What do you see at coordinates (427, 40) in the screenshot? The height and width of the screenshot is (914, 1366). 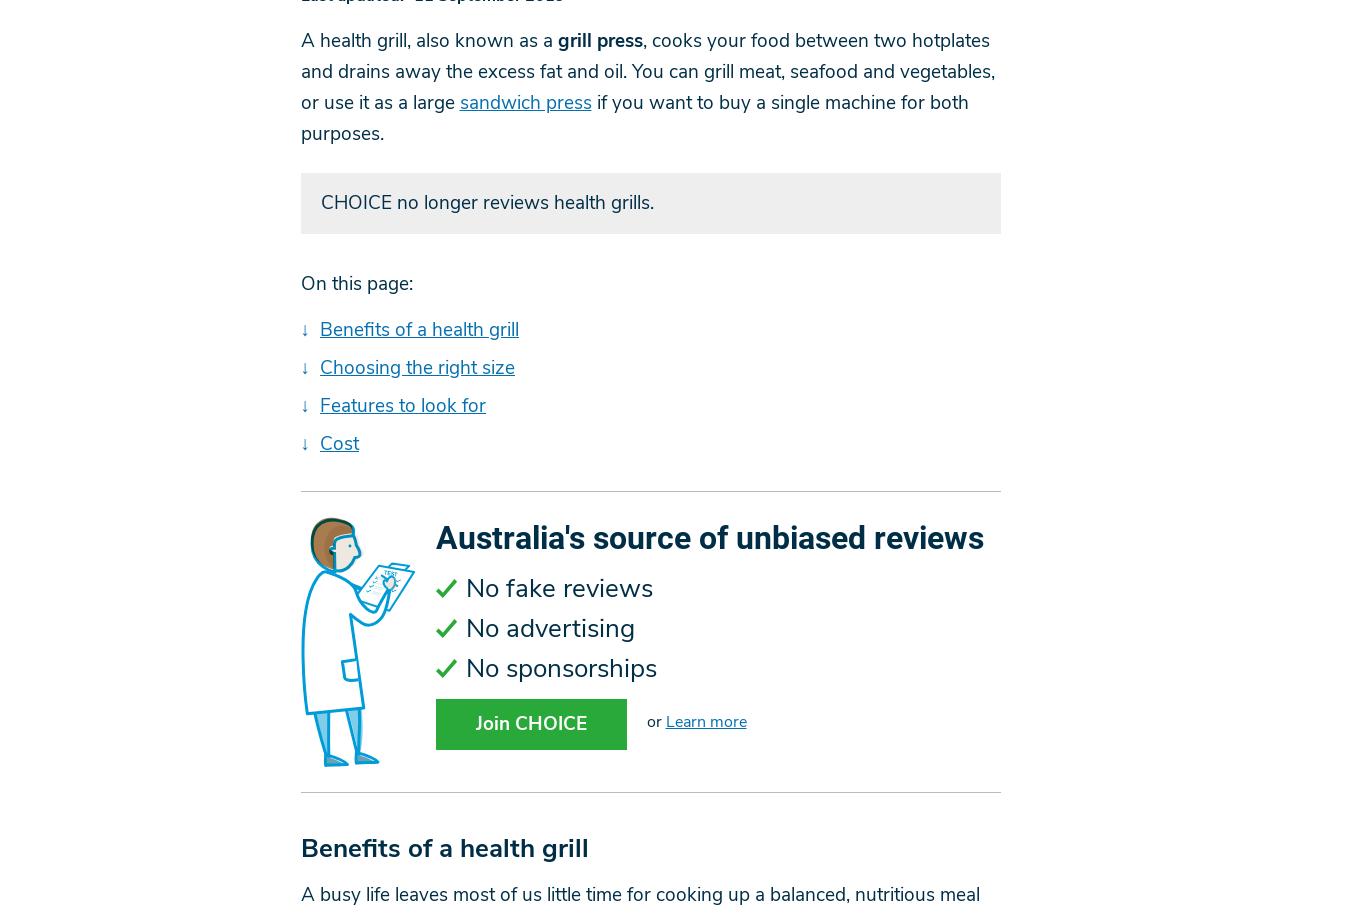 I see `'A health grill, also known as a'` at bounding box center [427, 40].